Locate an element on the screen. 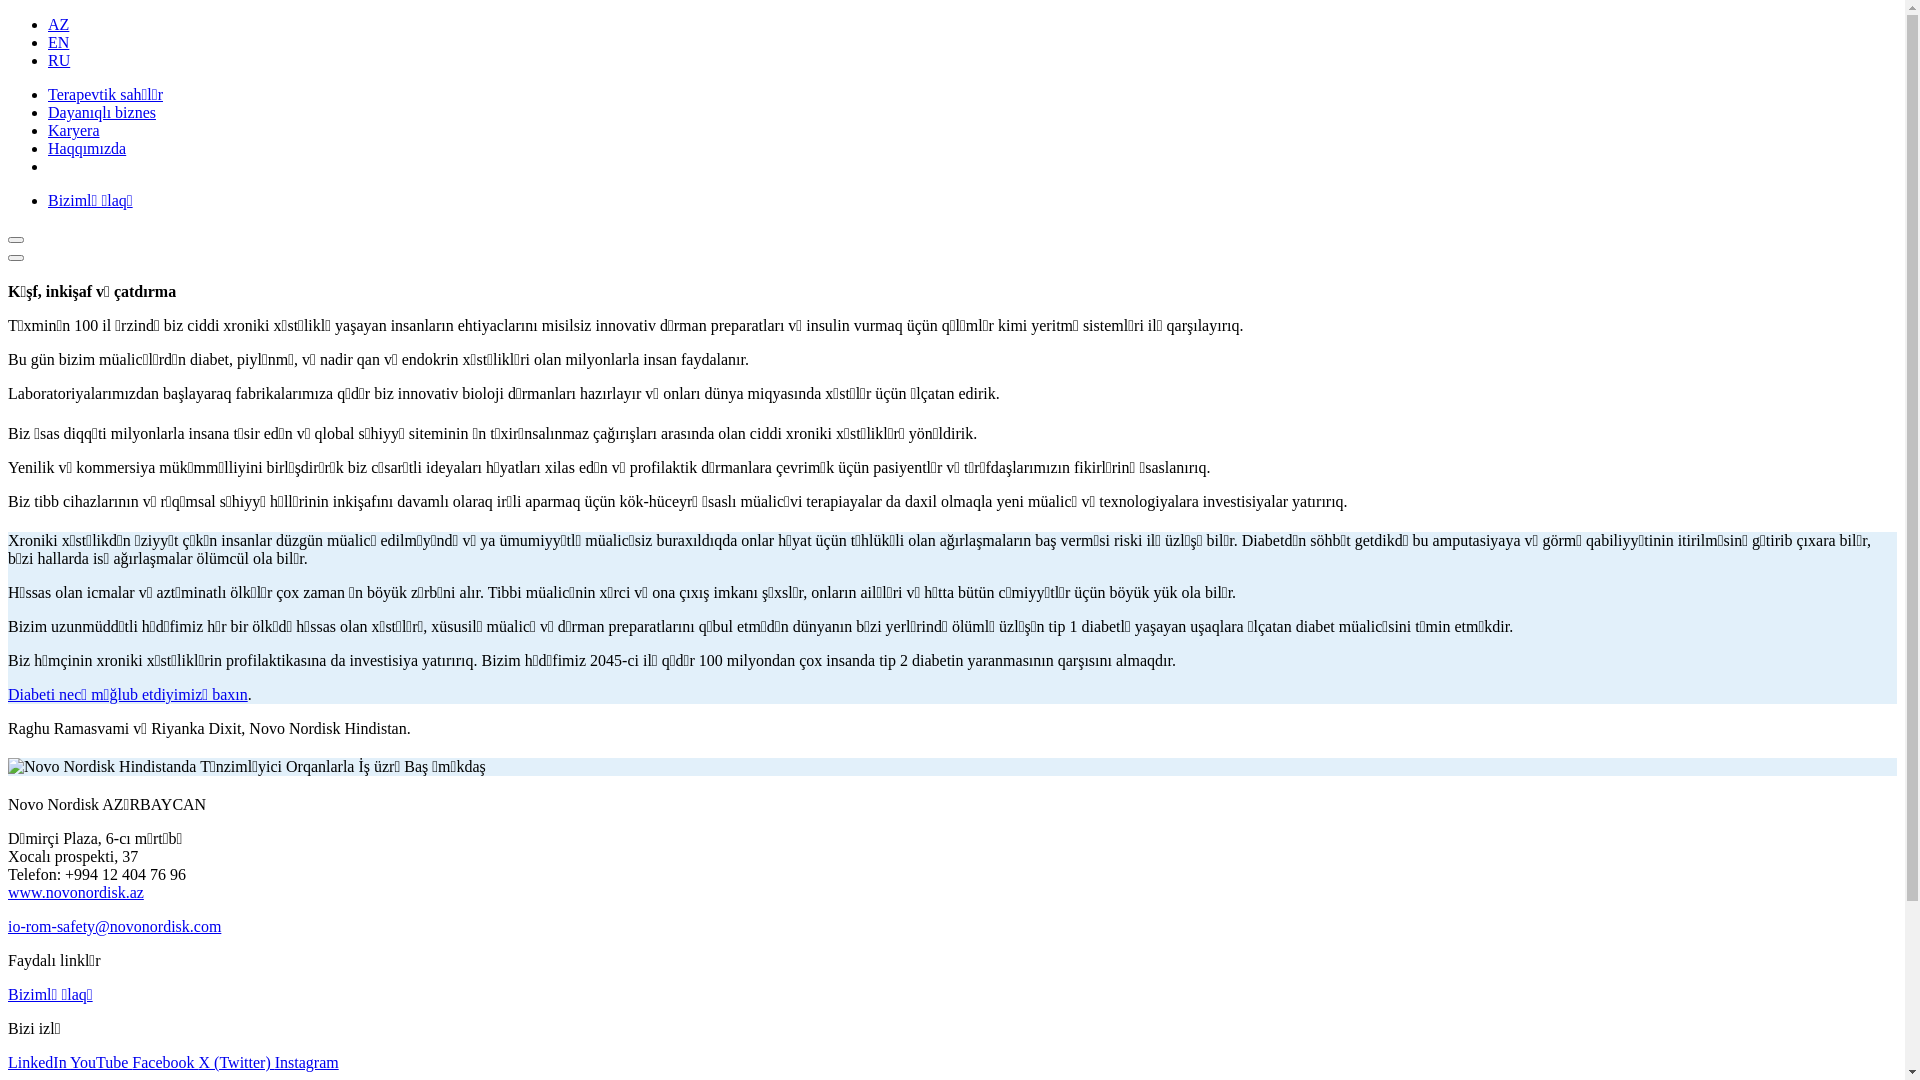  'LinkedIn' is located at coordinates (38, 1061).